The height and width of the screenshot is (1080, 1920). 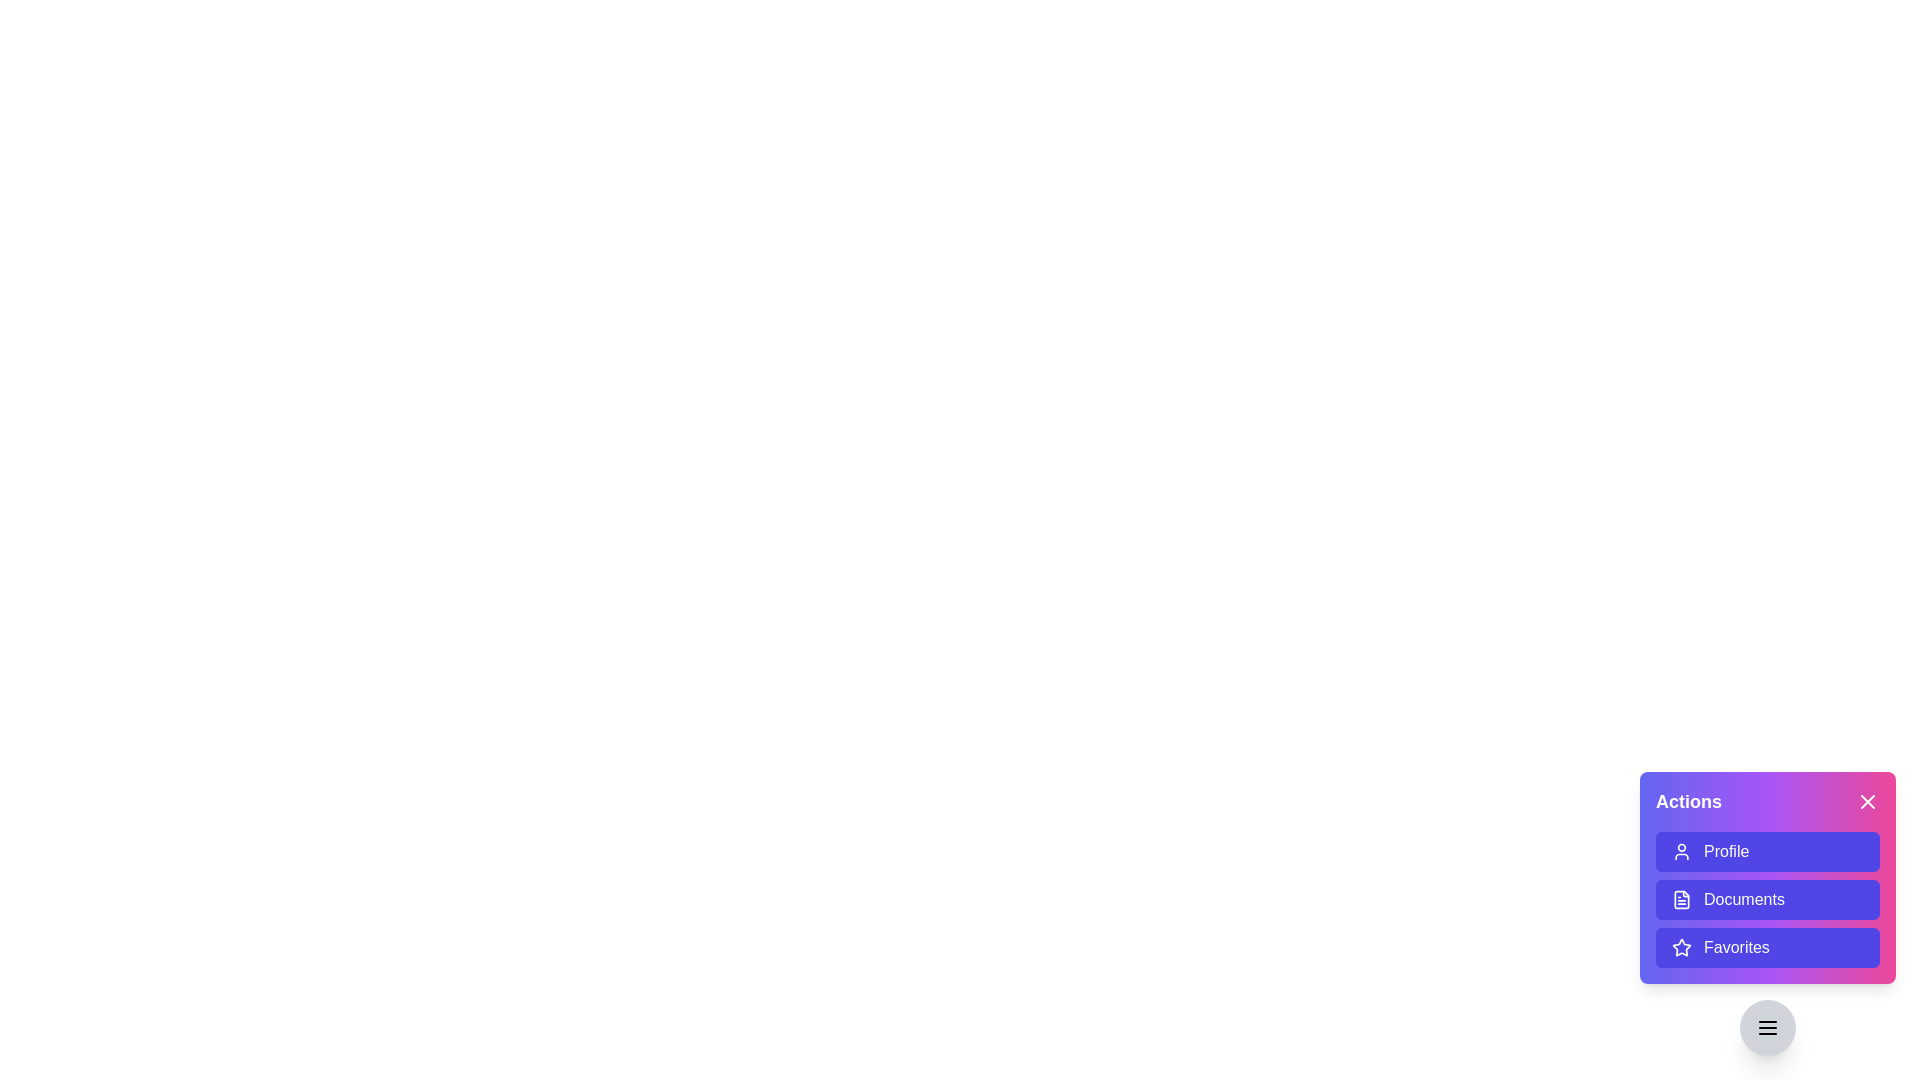 I want to click on the 'Favorites' button in the 'Actions' panel, so click(x=1767, y=947).